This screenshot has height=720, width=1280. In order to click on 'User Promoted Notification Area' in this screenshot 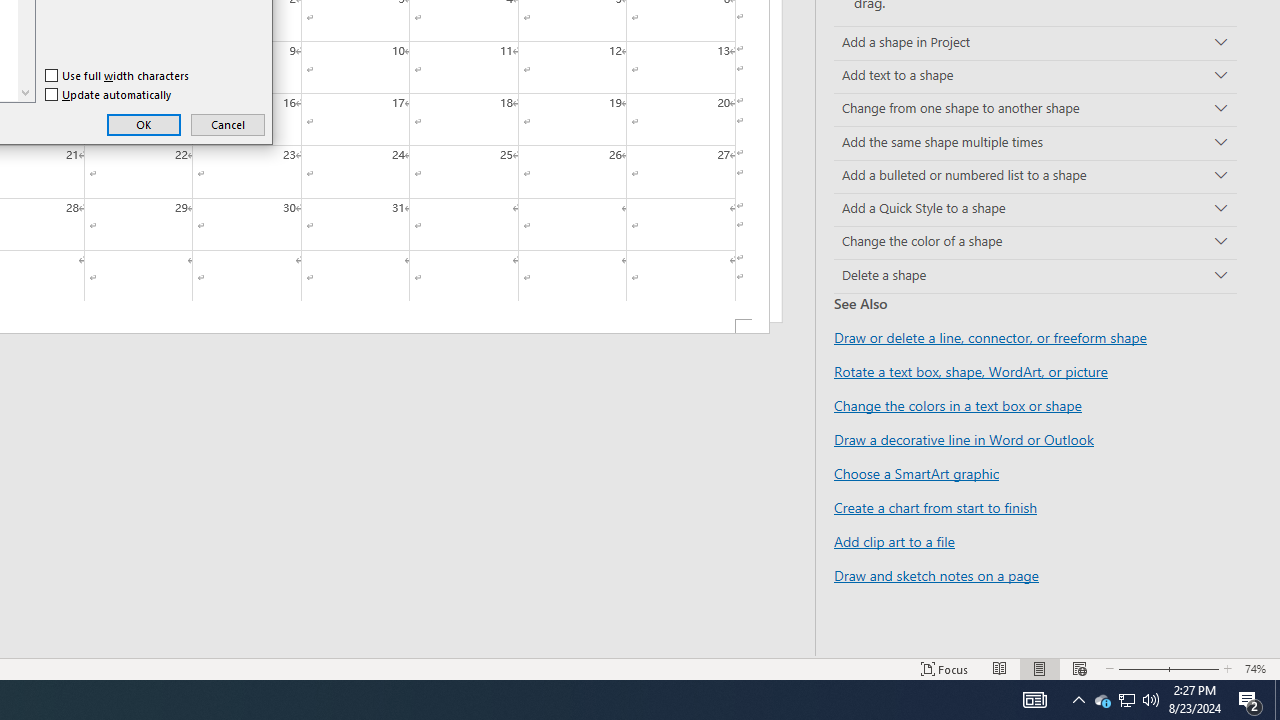, I will do `click(1127, 698)`.